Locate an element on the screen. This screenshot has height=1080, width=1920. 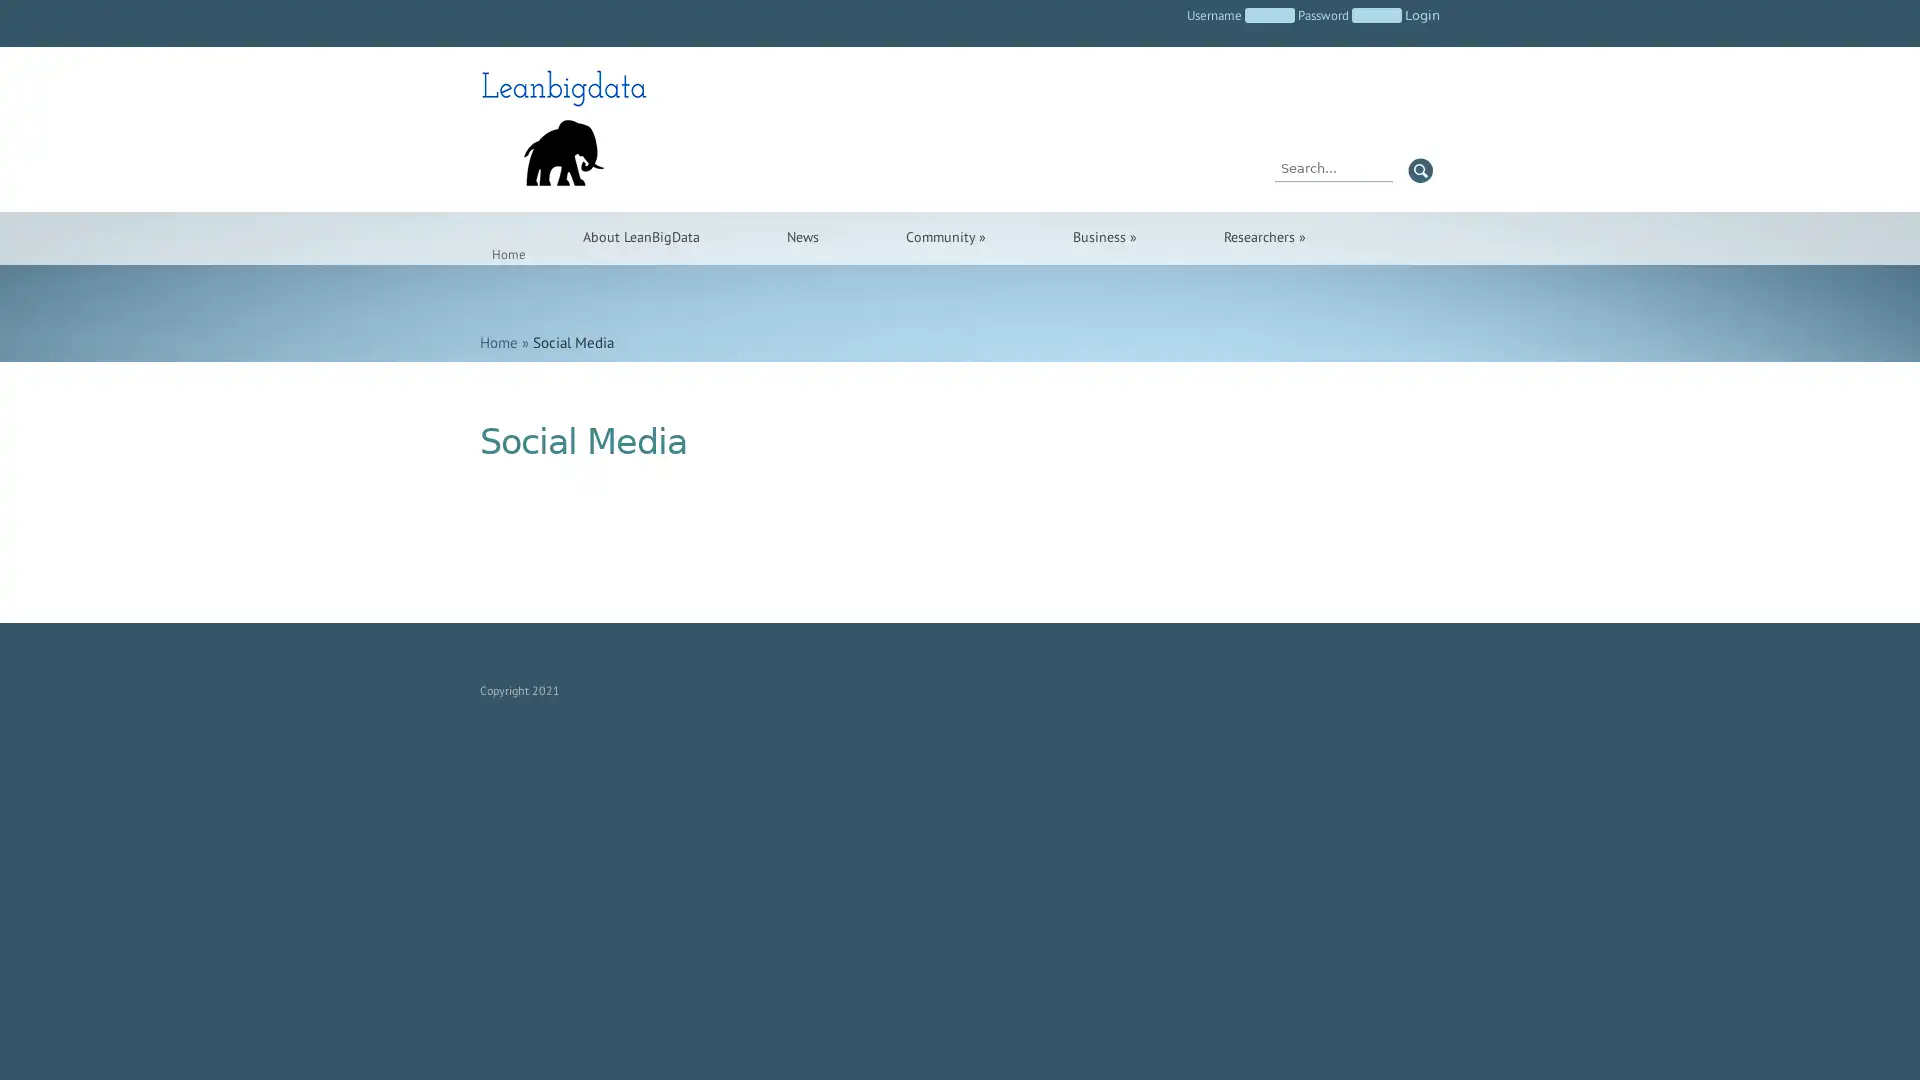
Submit is located at coordinates (1419, 169).